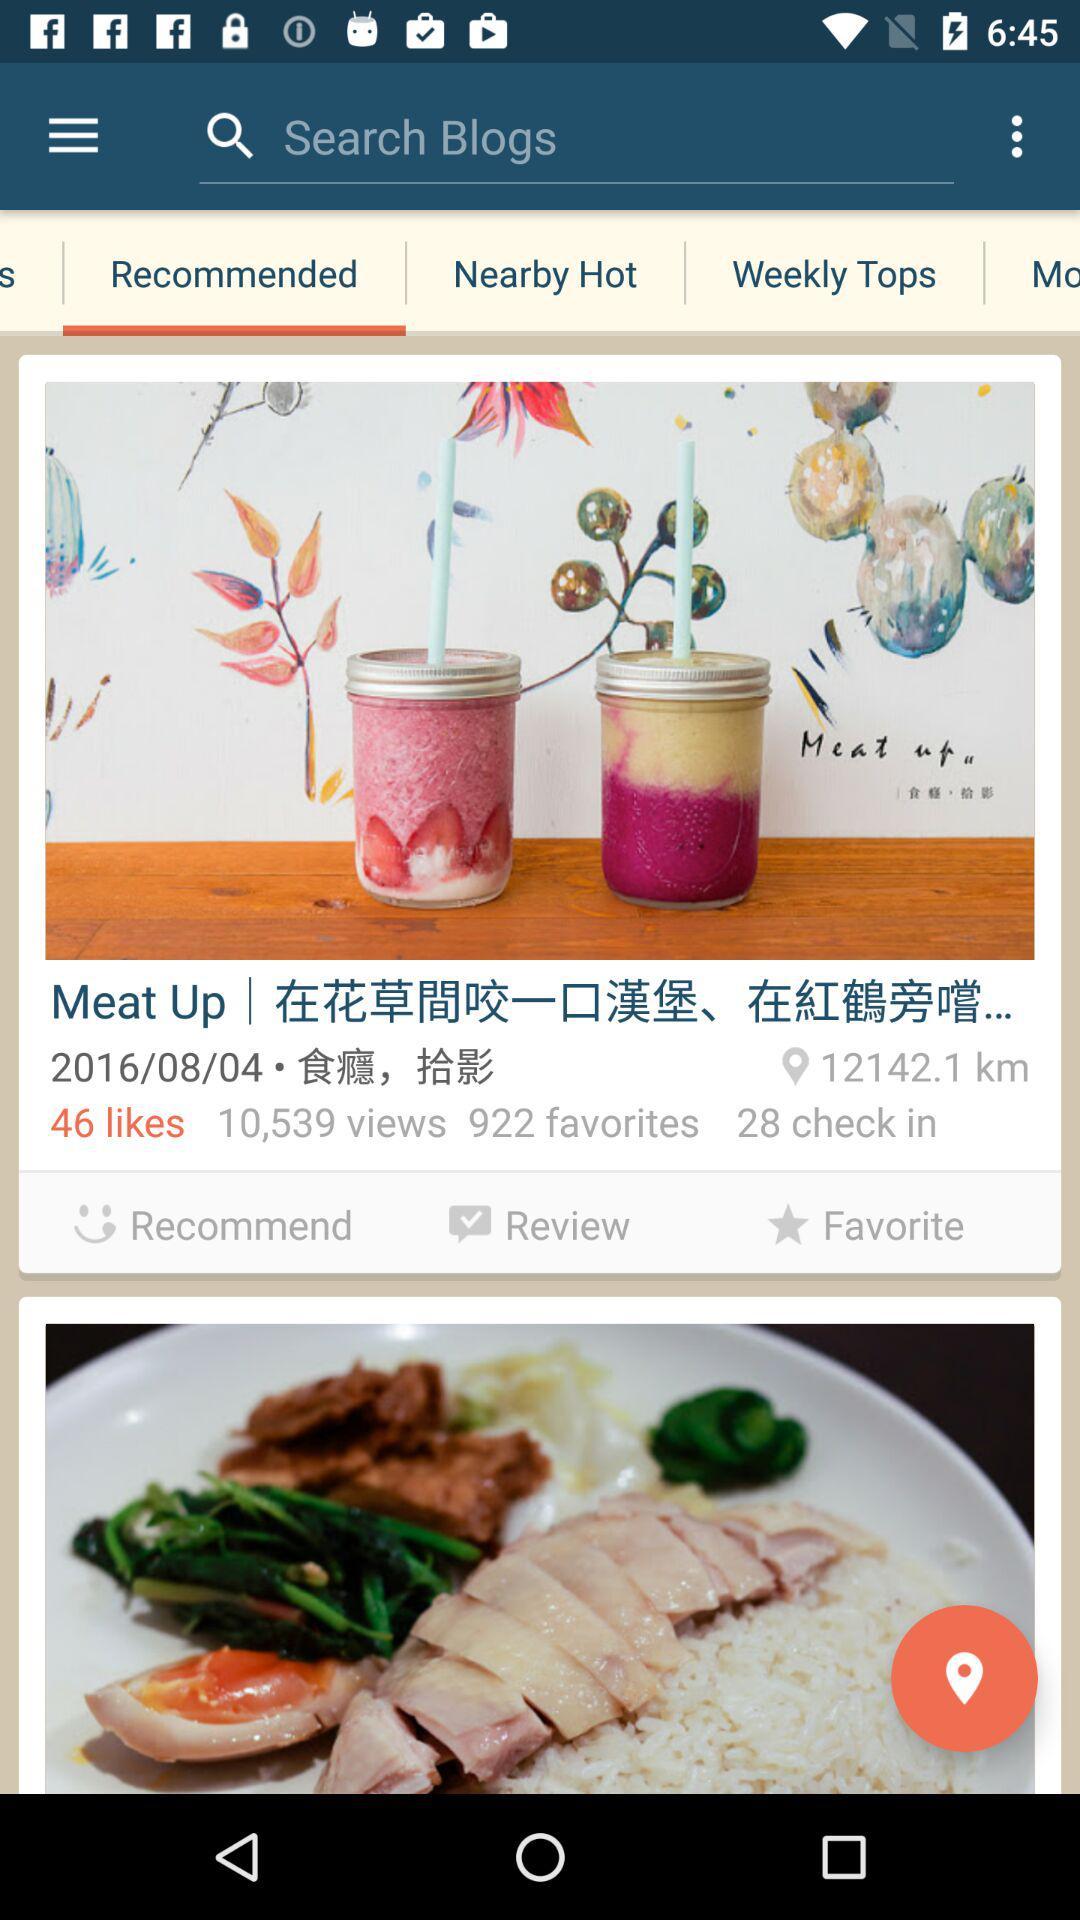 The width and height of the screenshot is (1080, 1920). What do you see at coordinates (540, 1218) in the screenshot?
I see `the review app` at bounding box center [540, 1218].